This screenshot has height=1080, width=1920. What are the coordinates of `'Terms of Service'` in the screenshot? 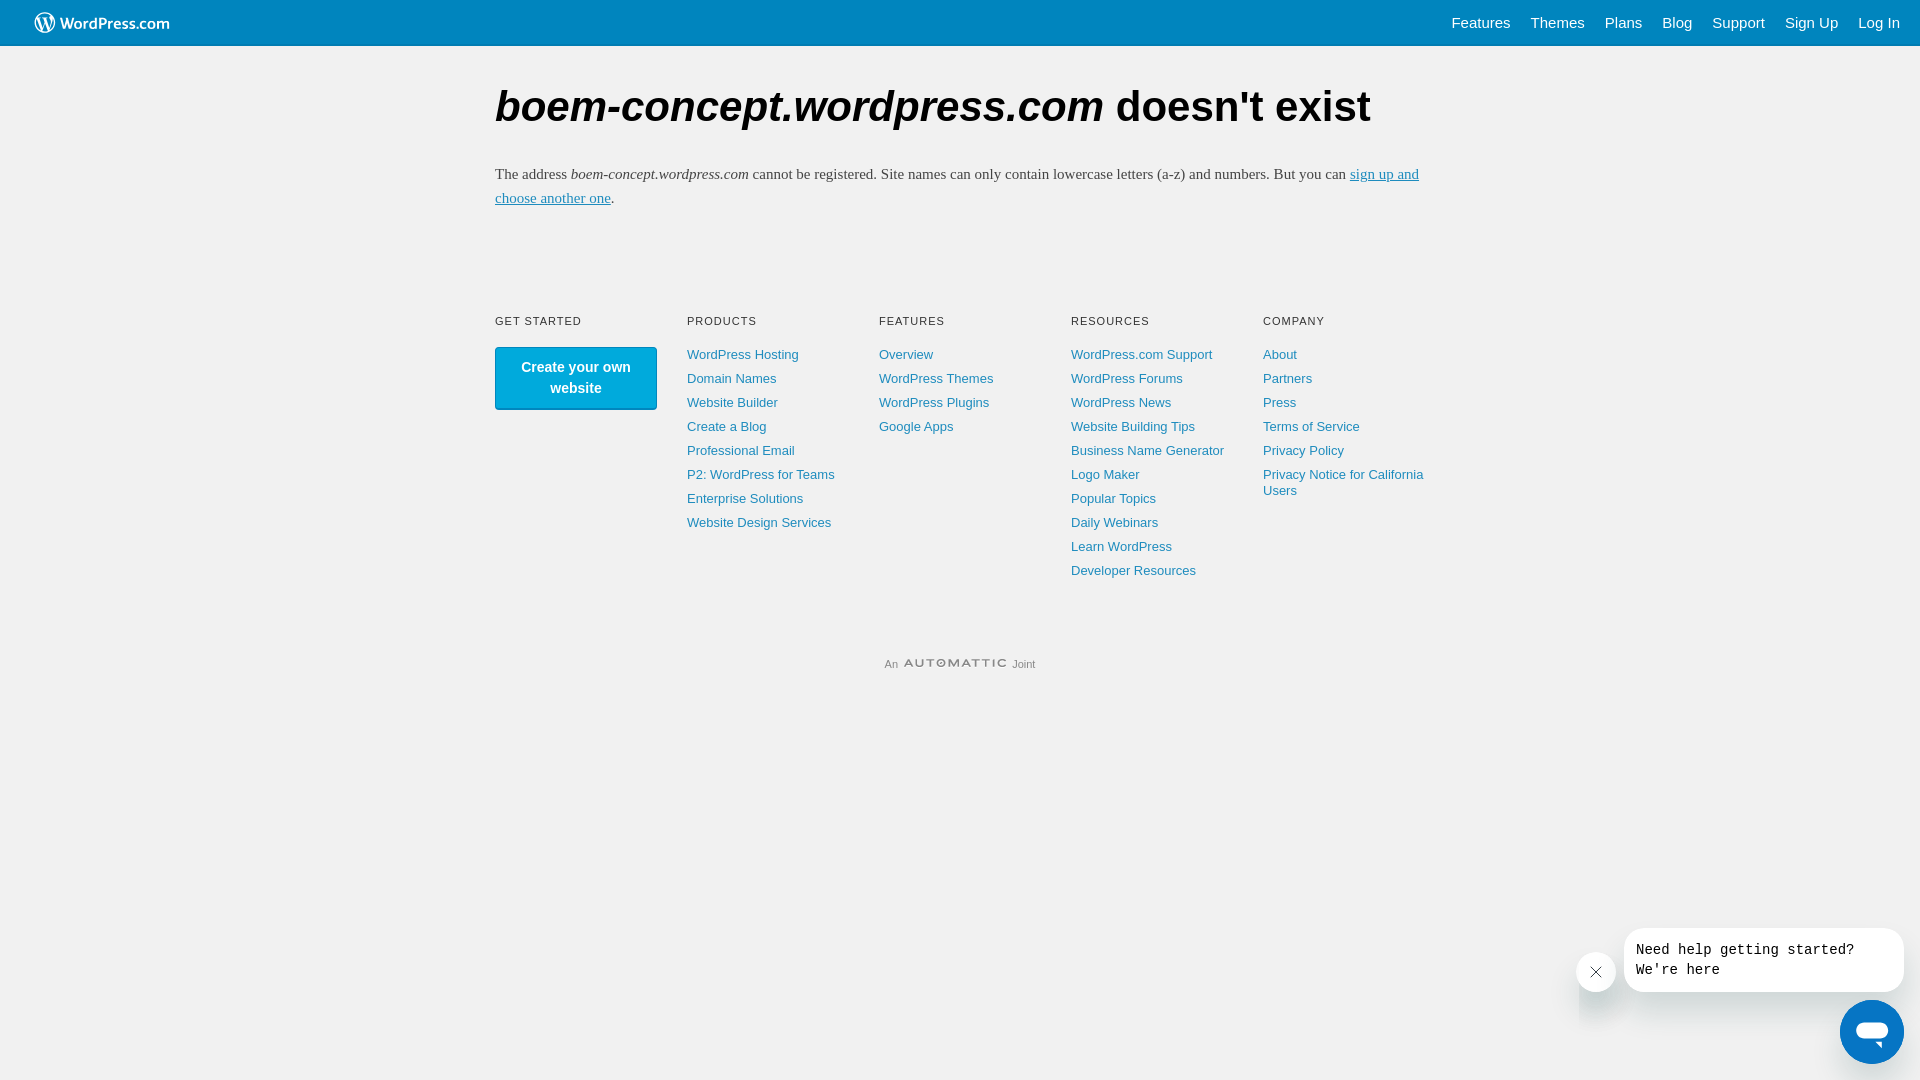 It's located at (1311, 425).